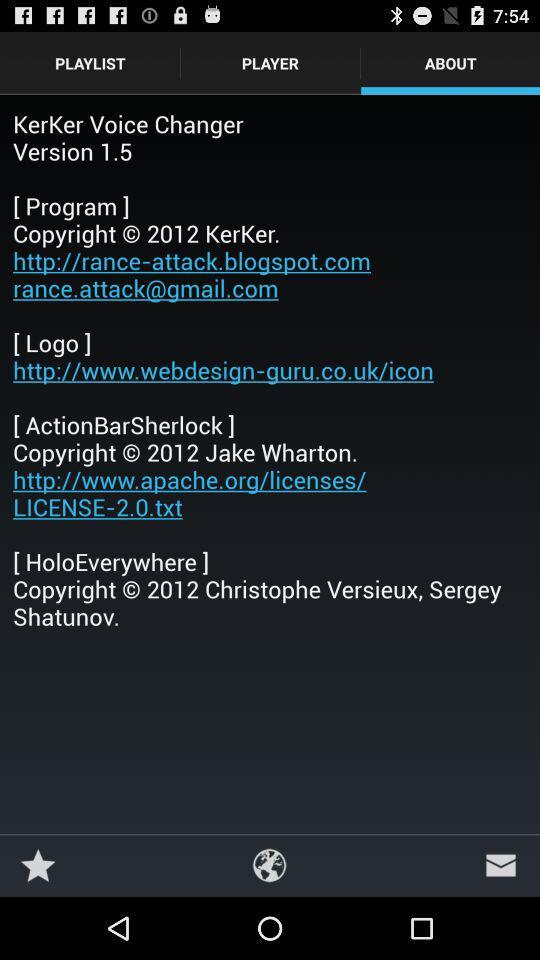  I want to click on the icon below kerker voice changer item, so click(38, 864).